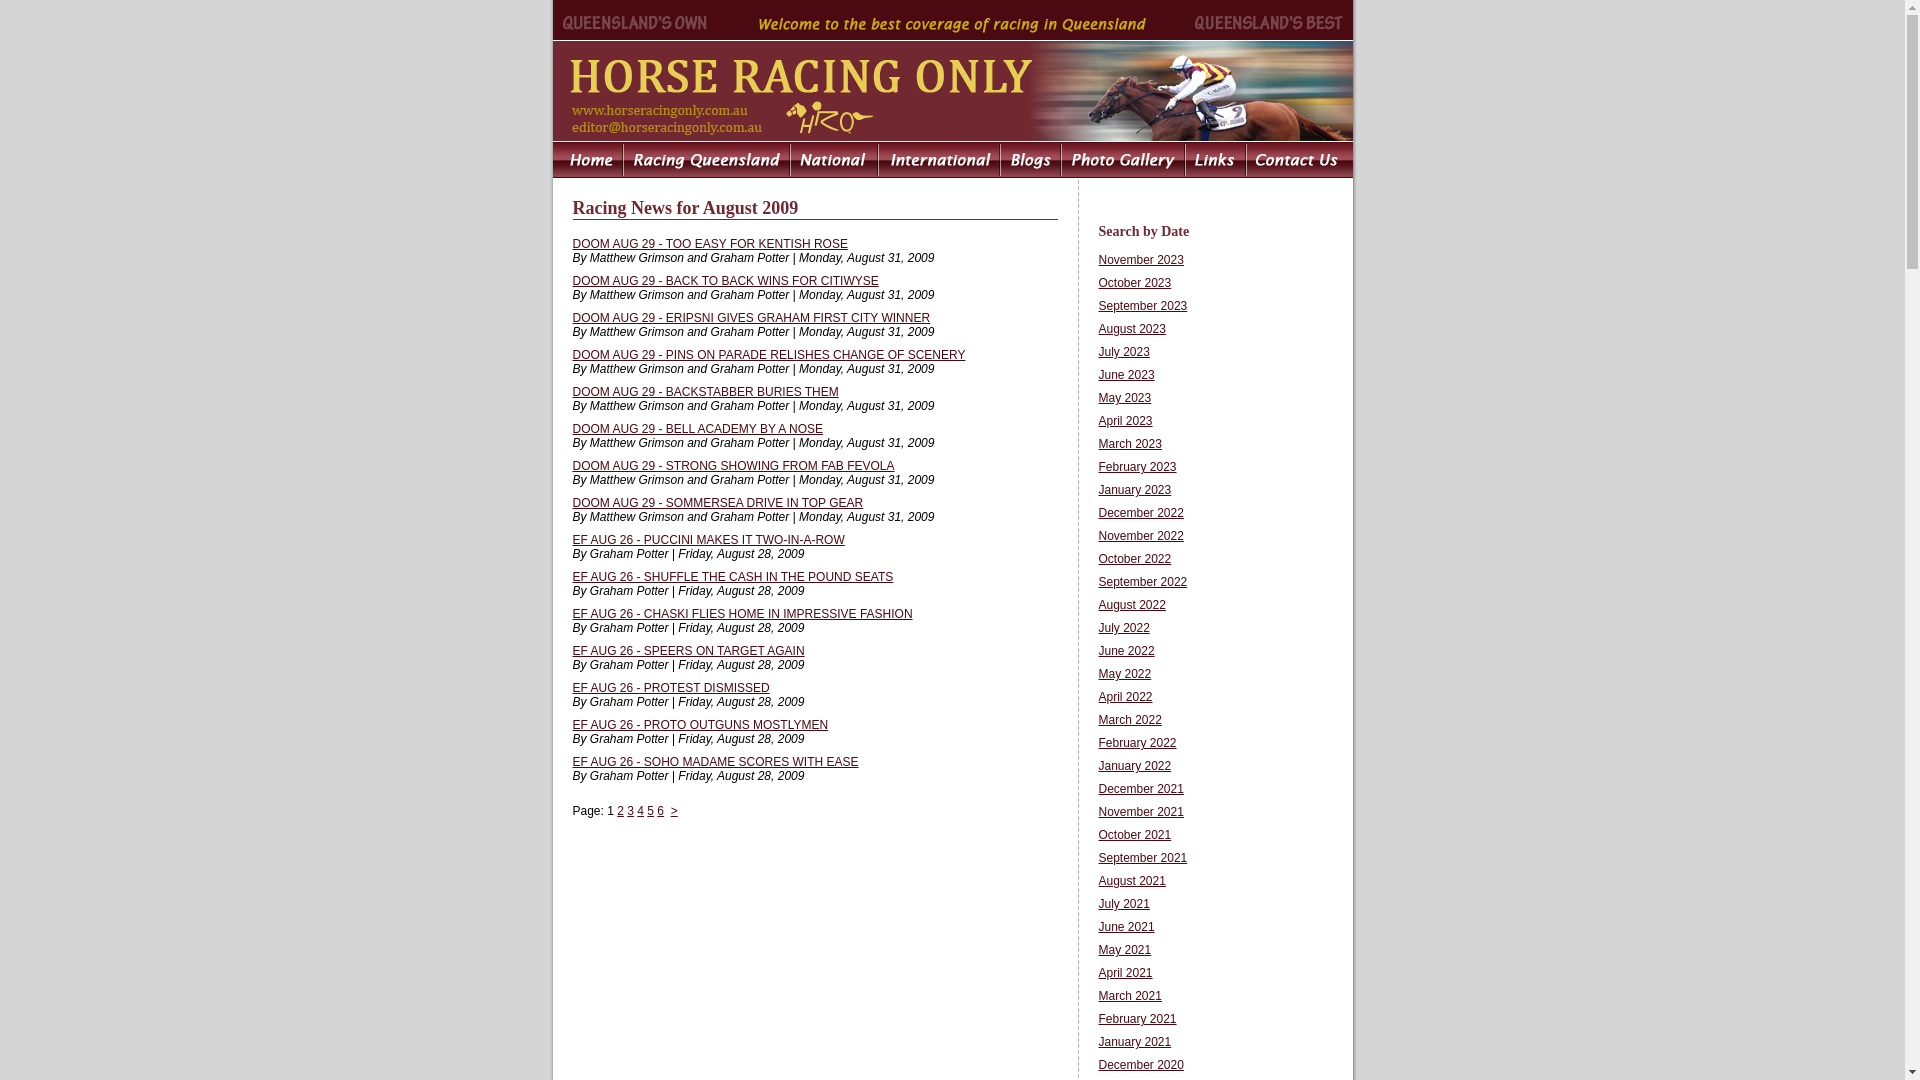 The image size is (1920, 1080). I want to click on 'EF AUG 26 - PROTEST DISMISSED', so click(670, 686).